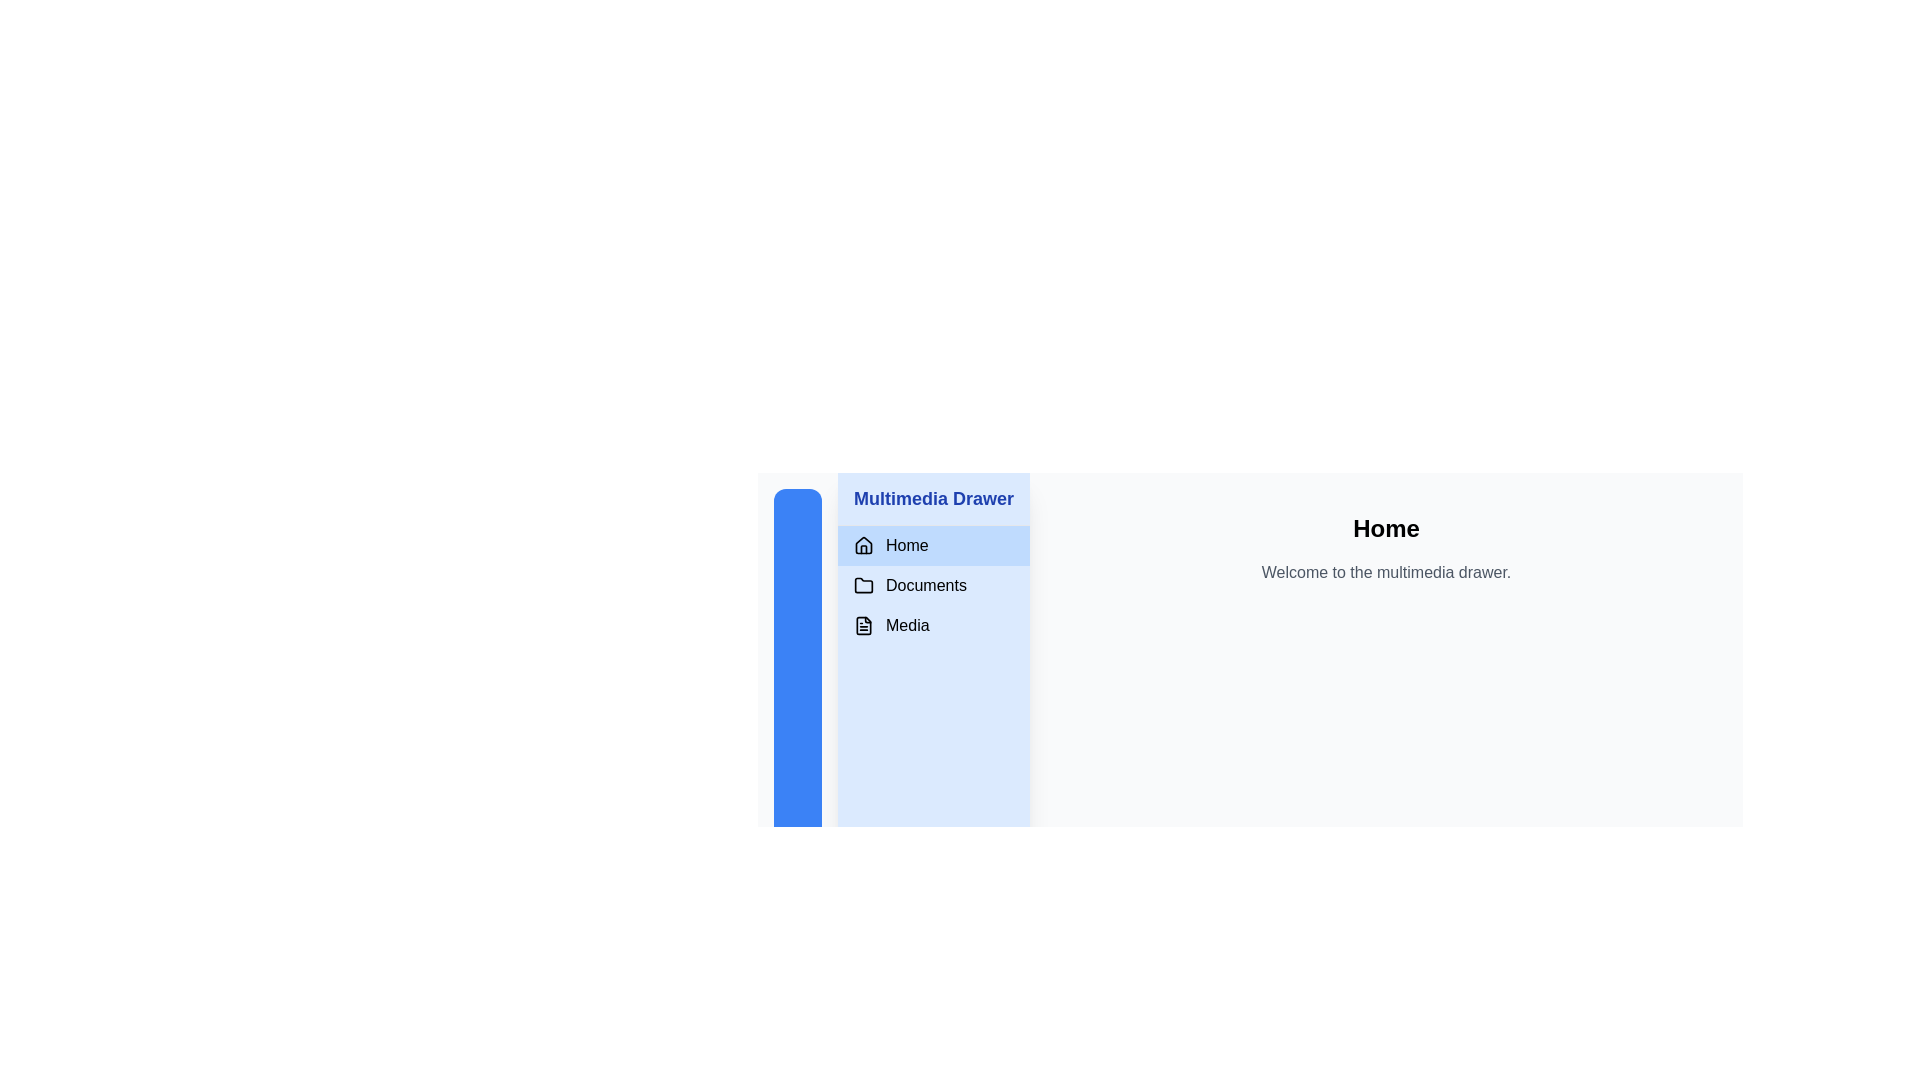 The height and width of the screenshot is (1080, 1920). What do you see at coordinates (864, 585) in the screenshot?
I see `the small abstract folder icon located under the 'Documents' label in the left navigation drawer` at bounding box center [864, 585].